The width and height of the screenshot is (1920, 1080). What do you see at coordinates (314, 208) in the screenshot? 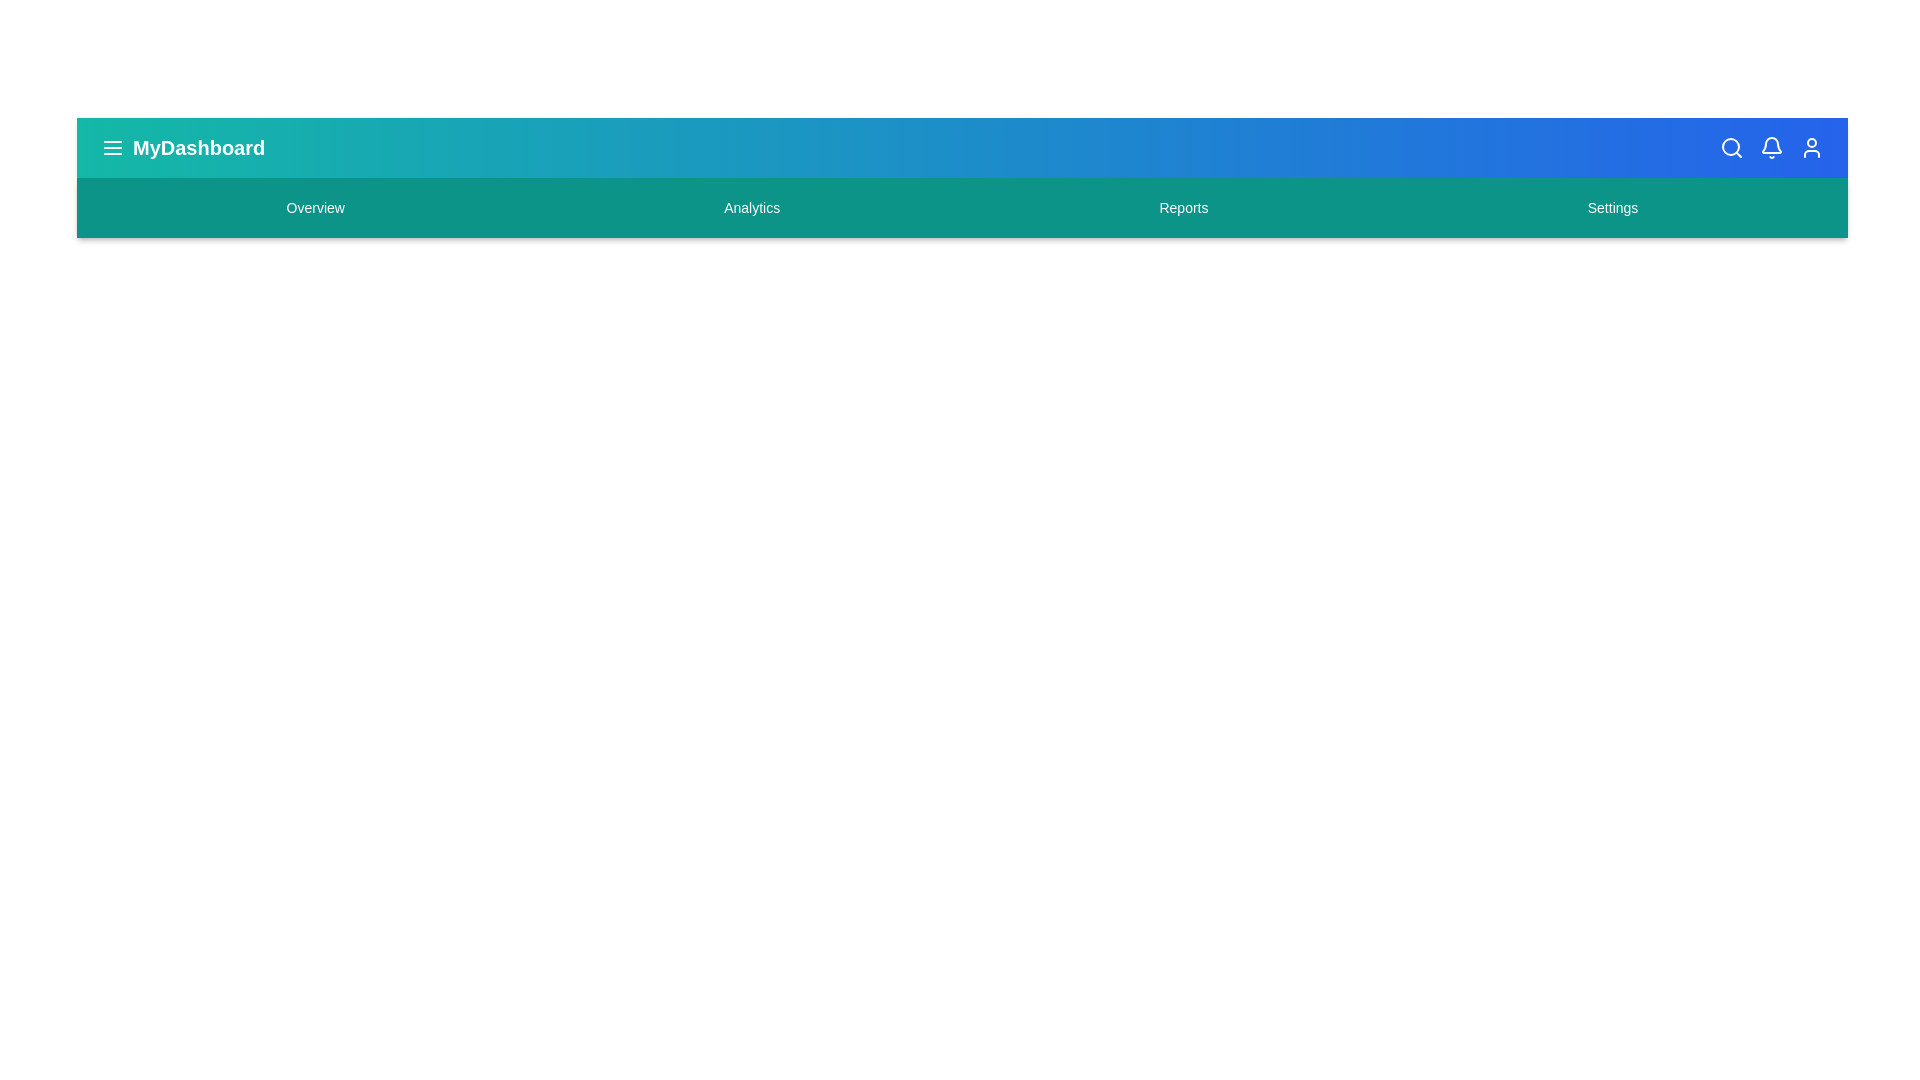
I see `the Overview navigation menu item` at bounding box center [314, 208].